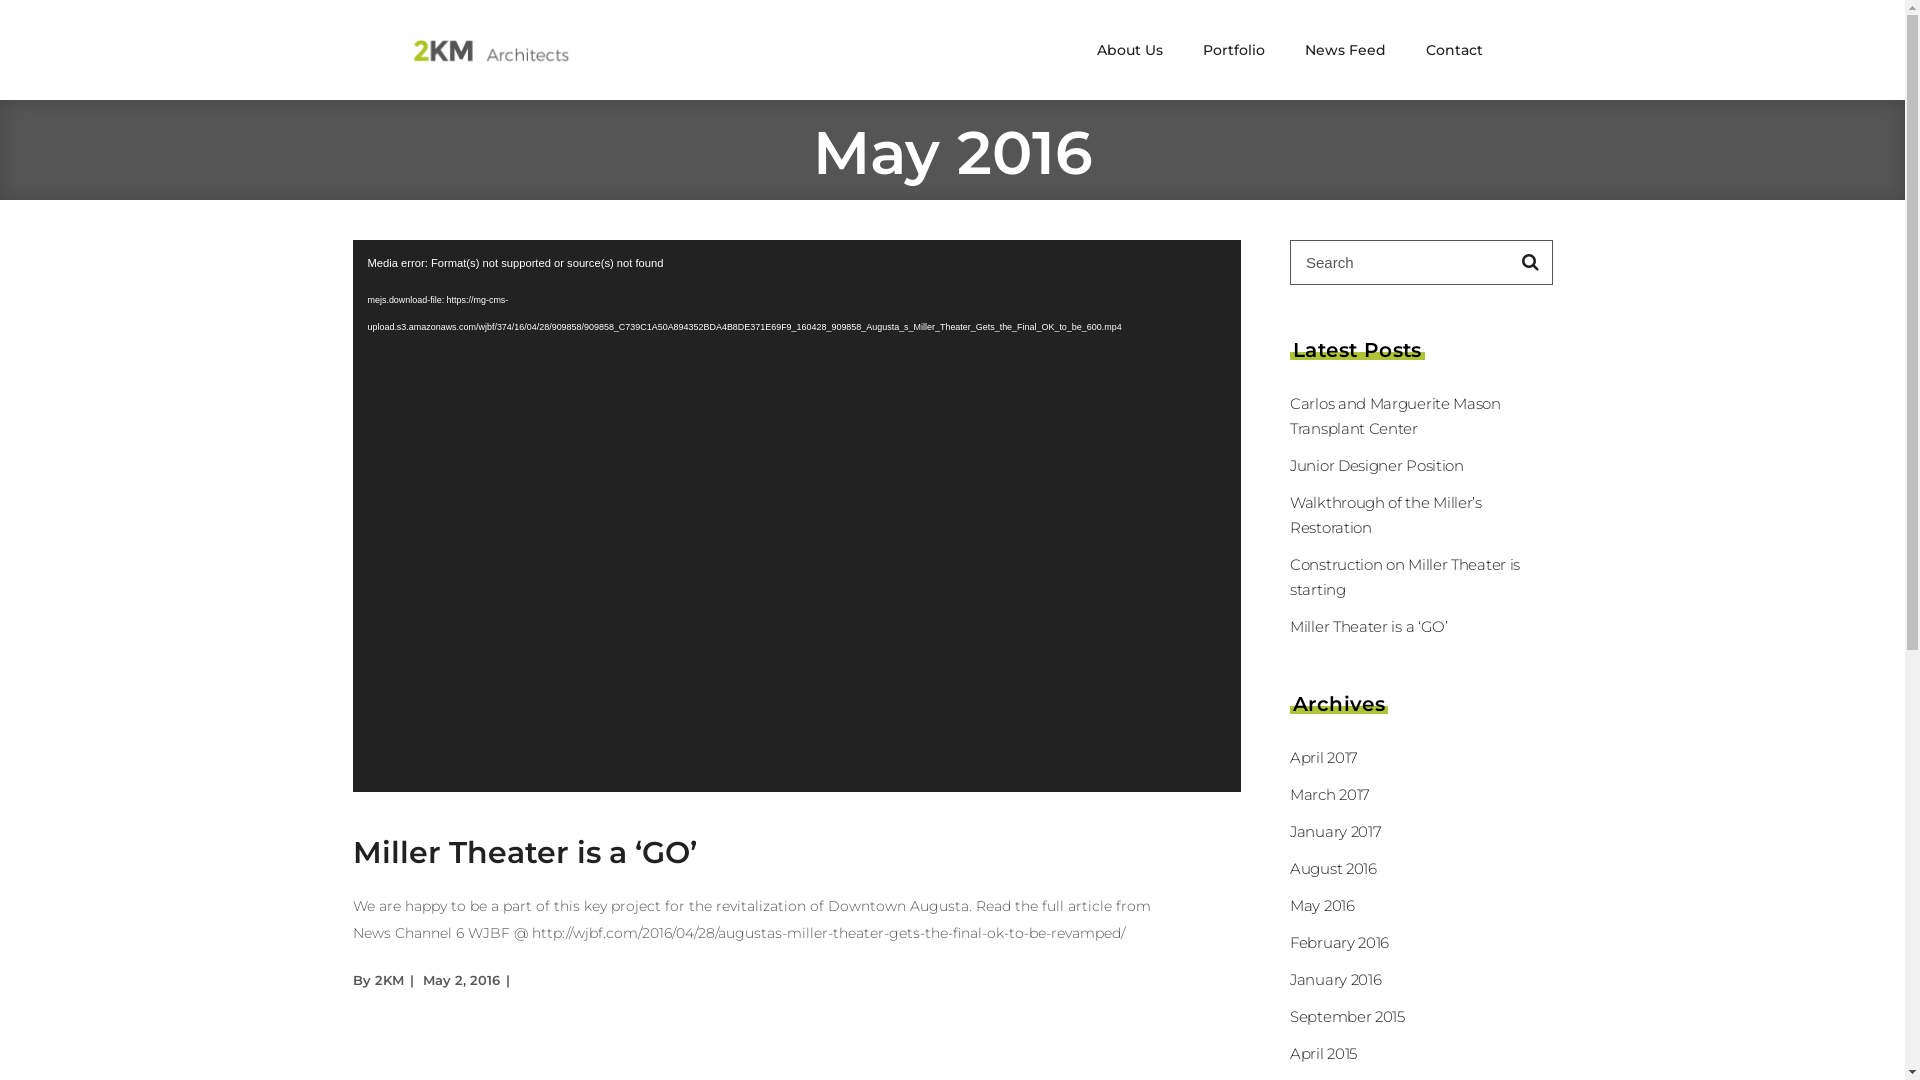 The image size is (1920, 1080). What do you see at coordinates (1128, 49) in the screenshot?
I see `'About Us'` at bounding box center [1128, 49].